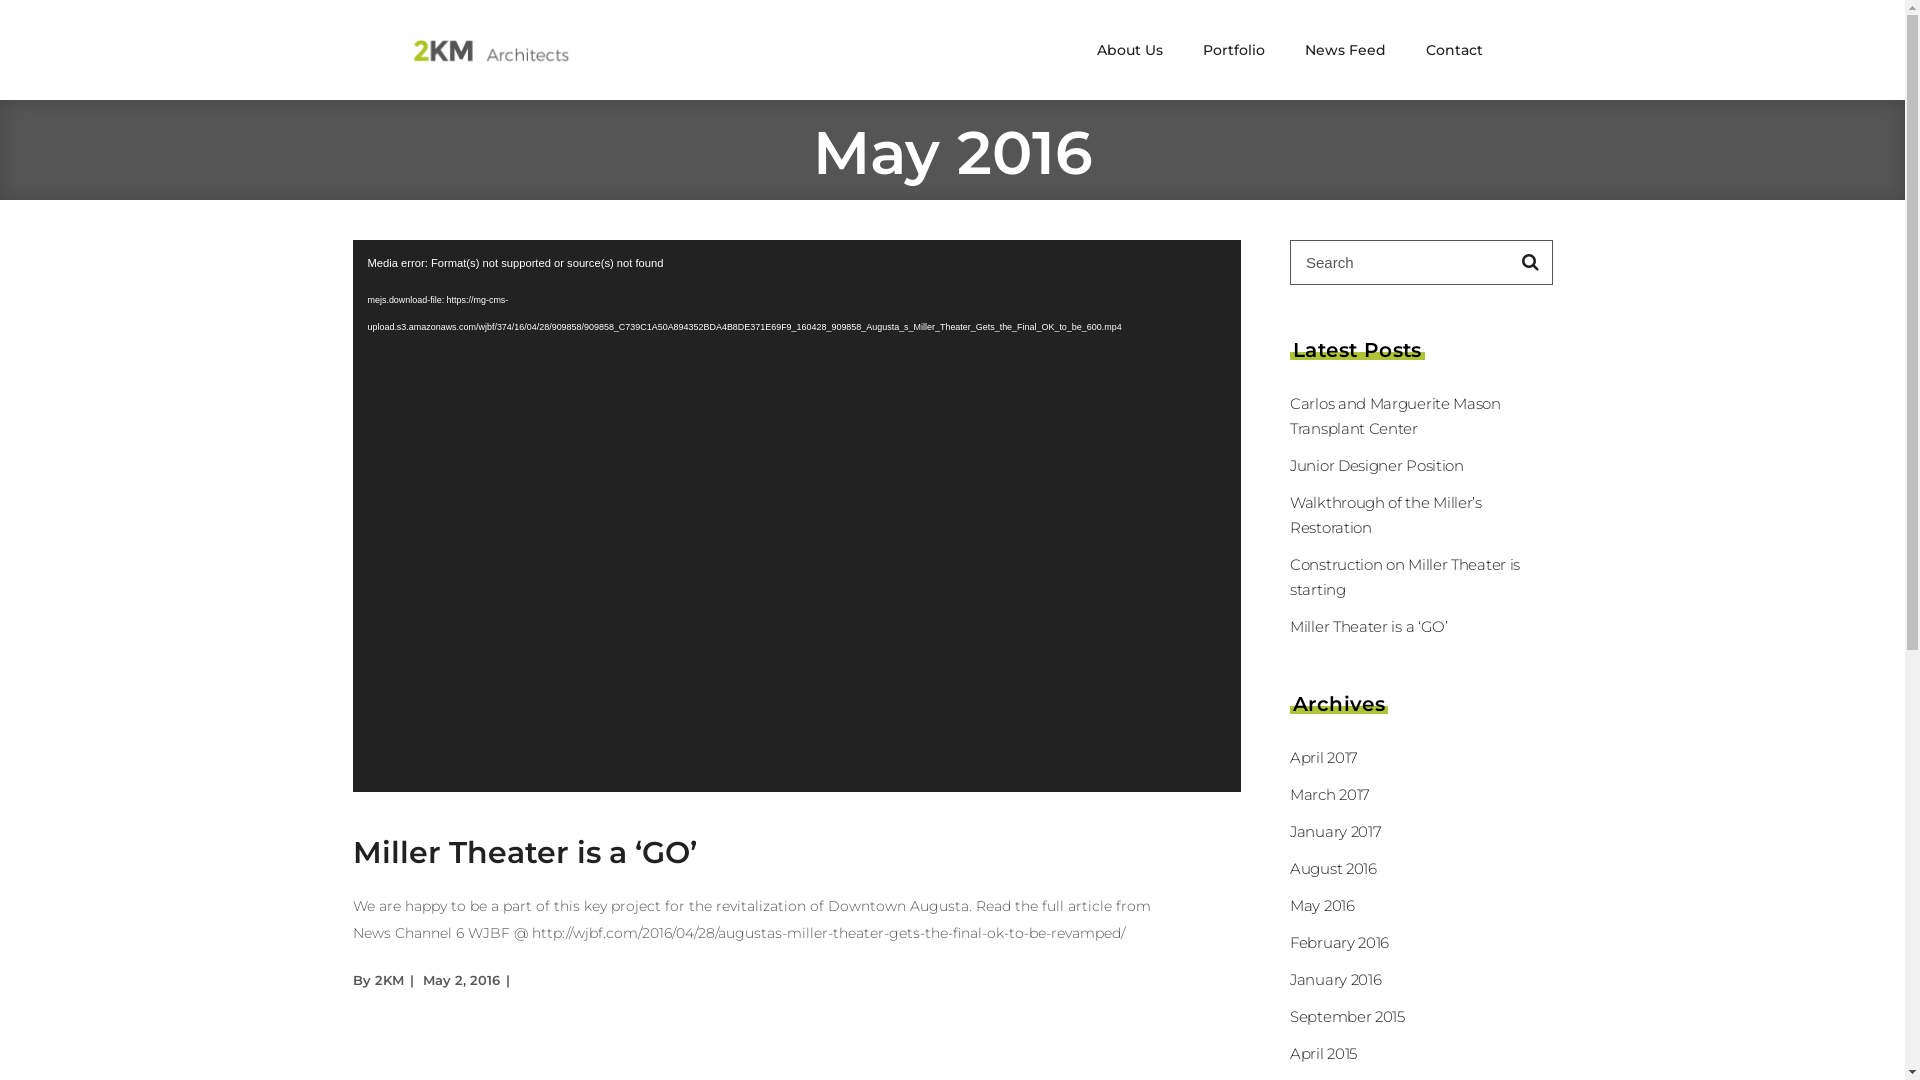 The image size is (1920, 1080). What do you see at coordinates (1128, 49) in the screenshot?
I see `'About Us'` at bounding box center [1128, 49].